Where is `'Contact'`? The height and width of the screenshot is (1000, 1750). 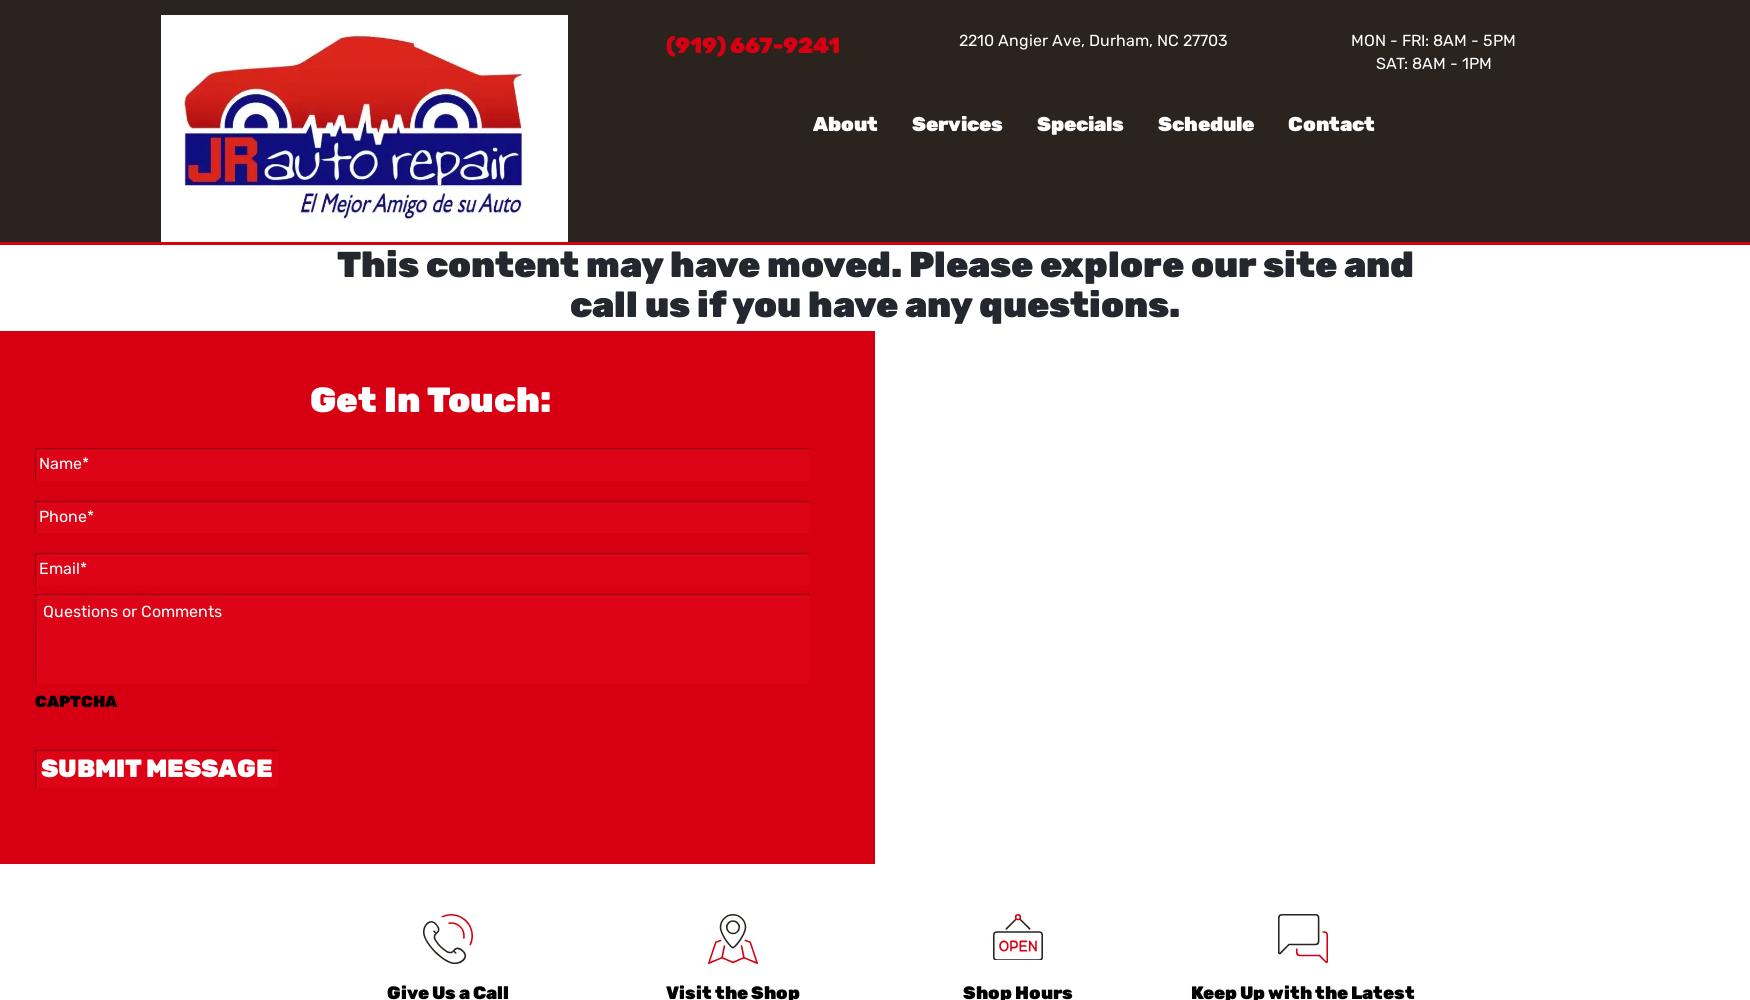 'Contact' is located at coordinates (1330, 122).